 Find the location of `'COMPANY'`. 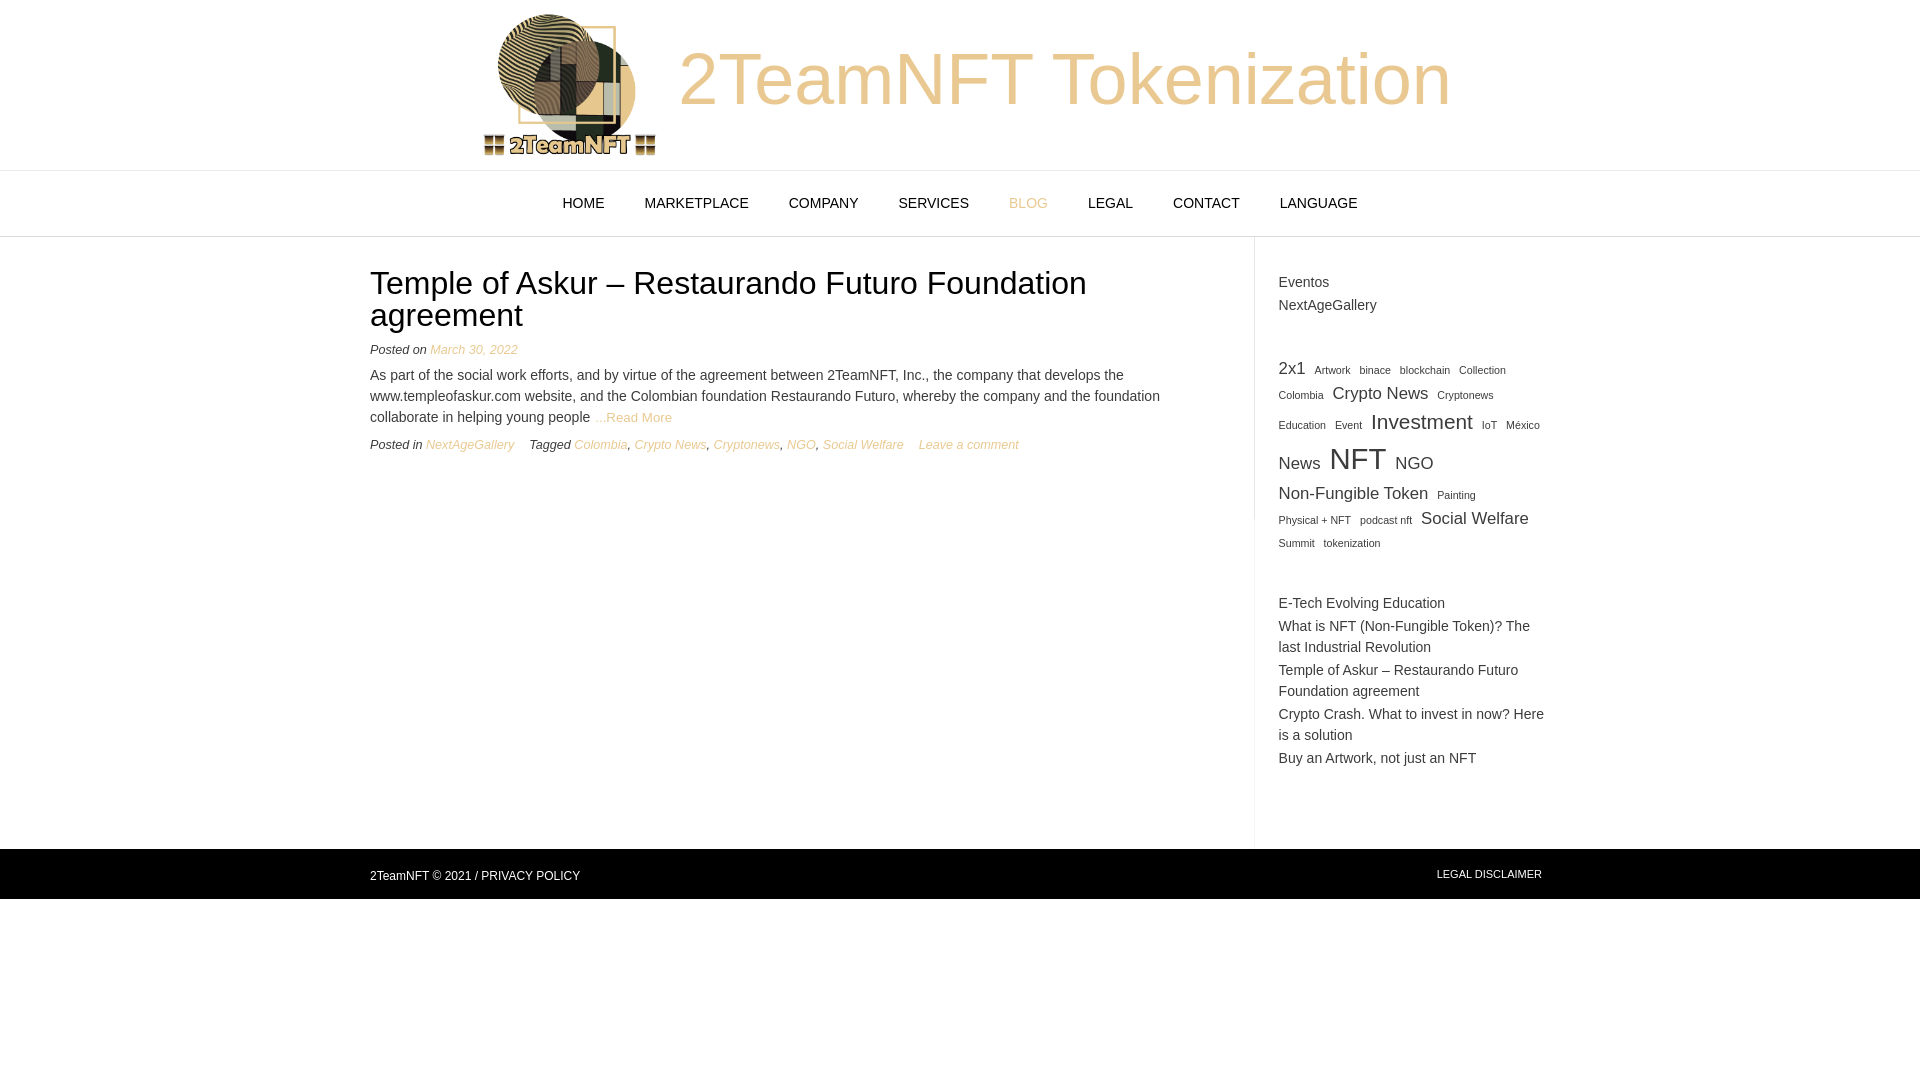

'COMPANY' is located at coordinates (824, 204).